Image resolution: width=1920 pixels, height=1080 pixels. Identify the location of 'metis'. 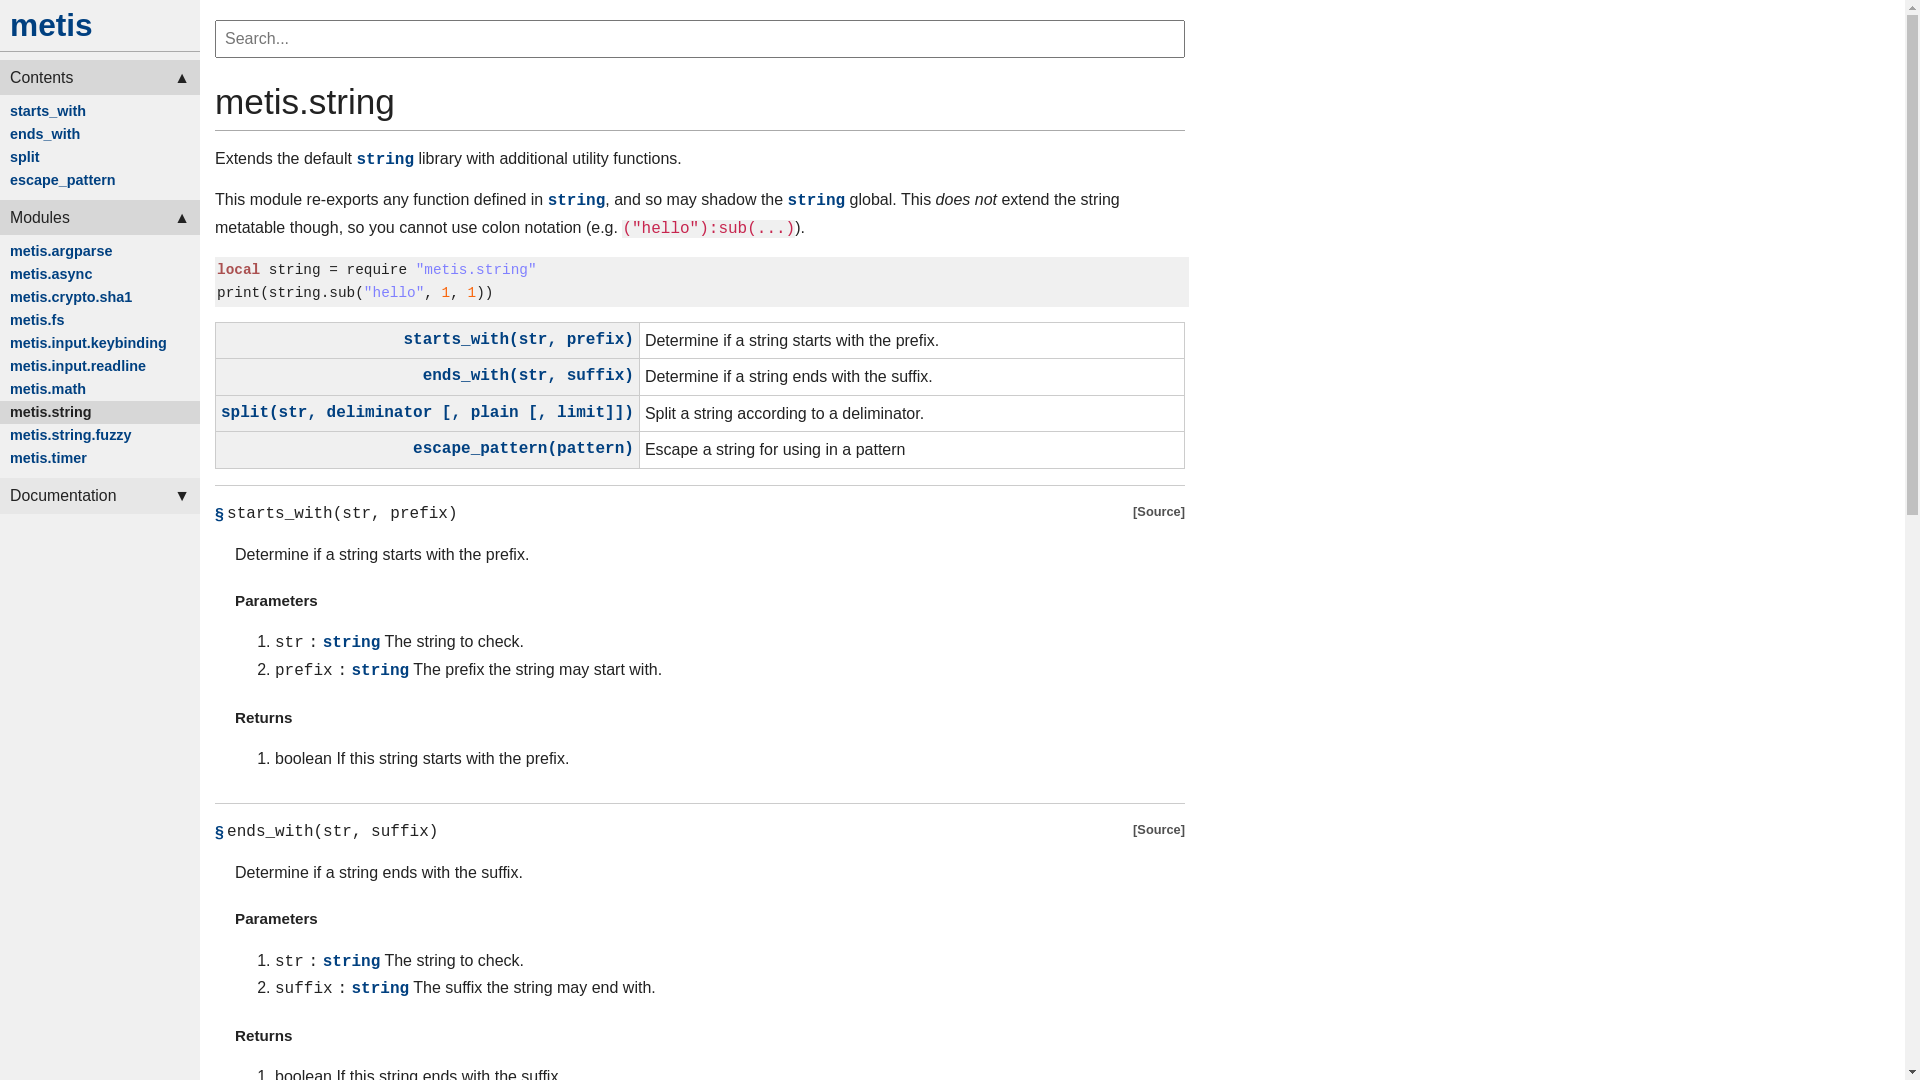
(9, 24).